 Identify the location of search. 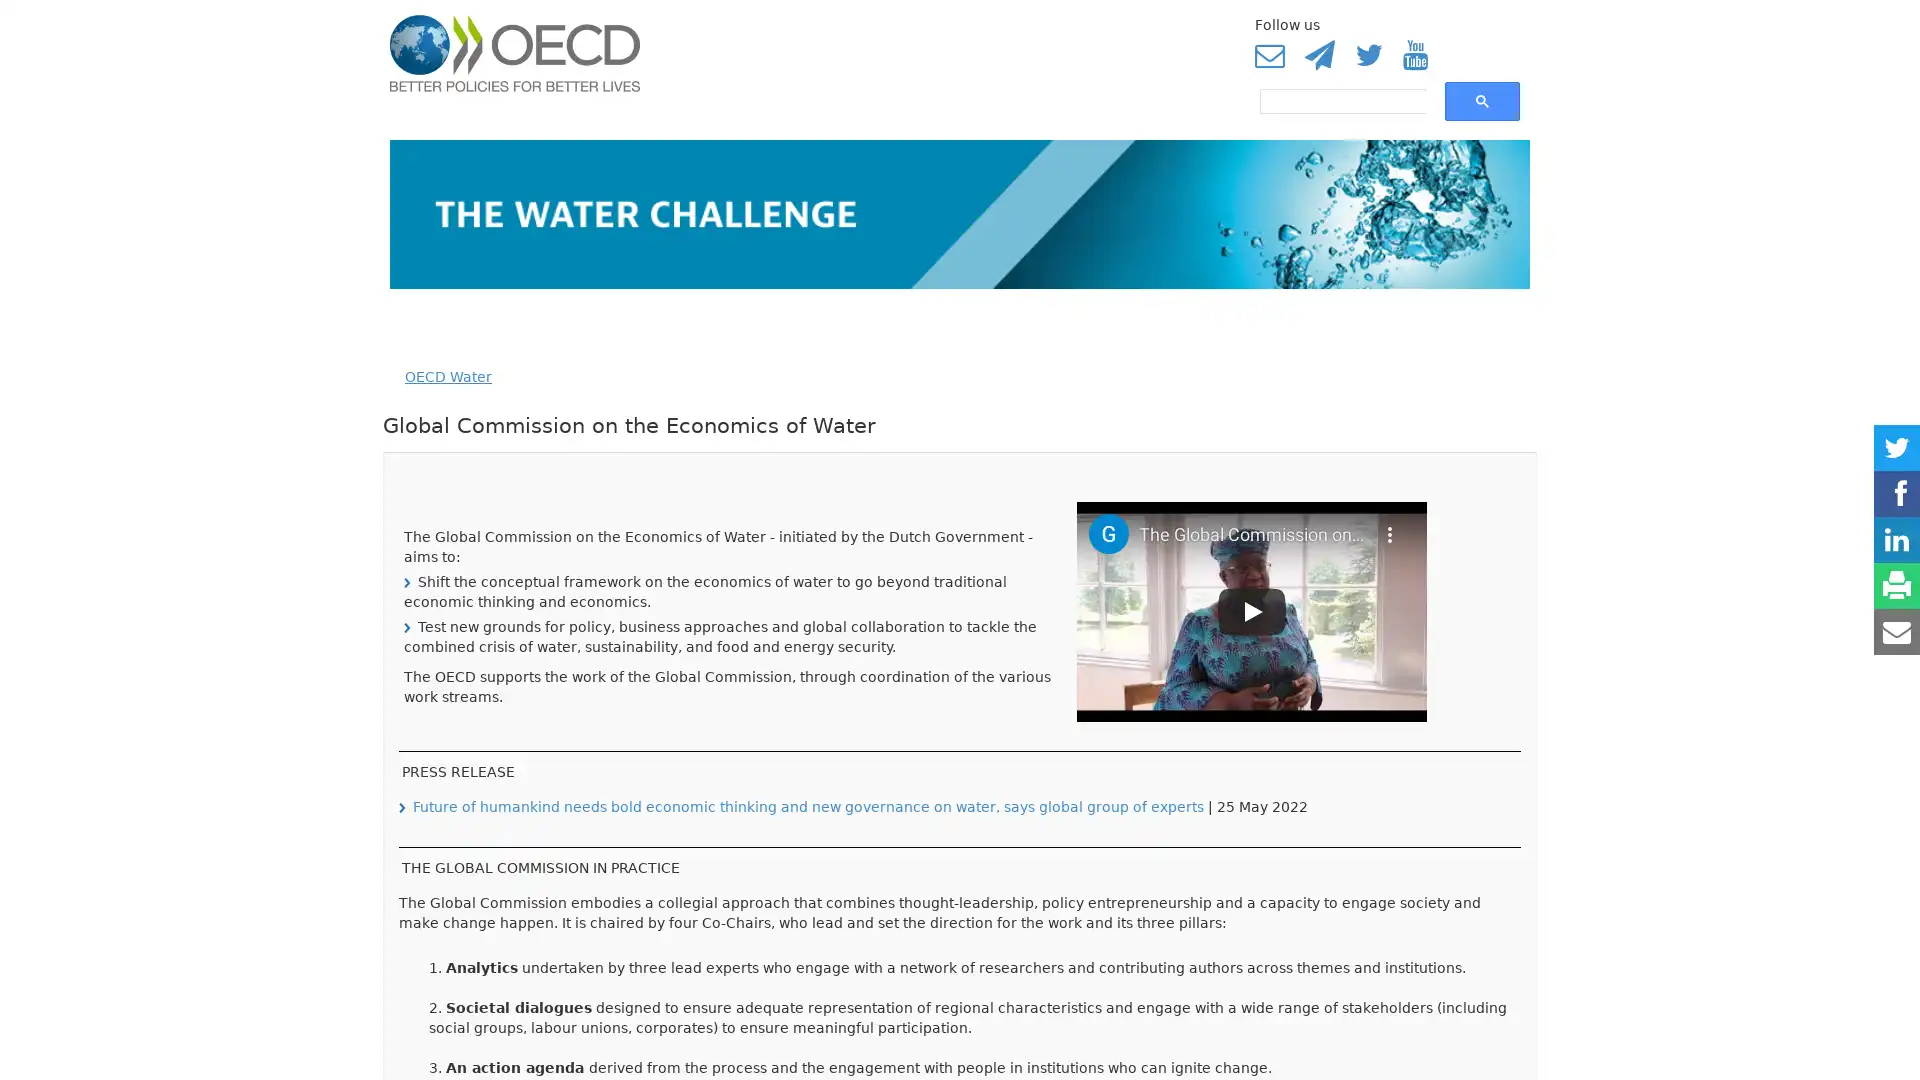
(1482, 100).